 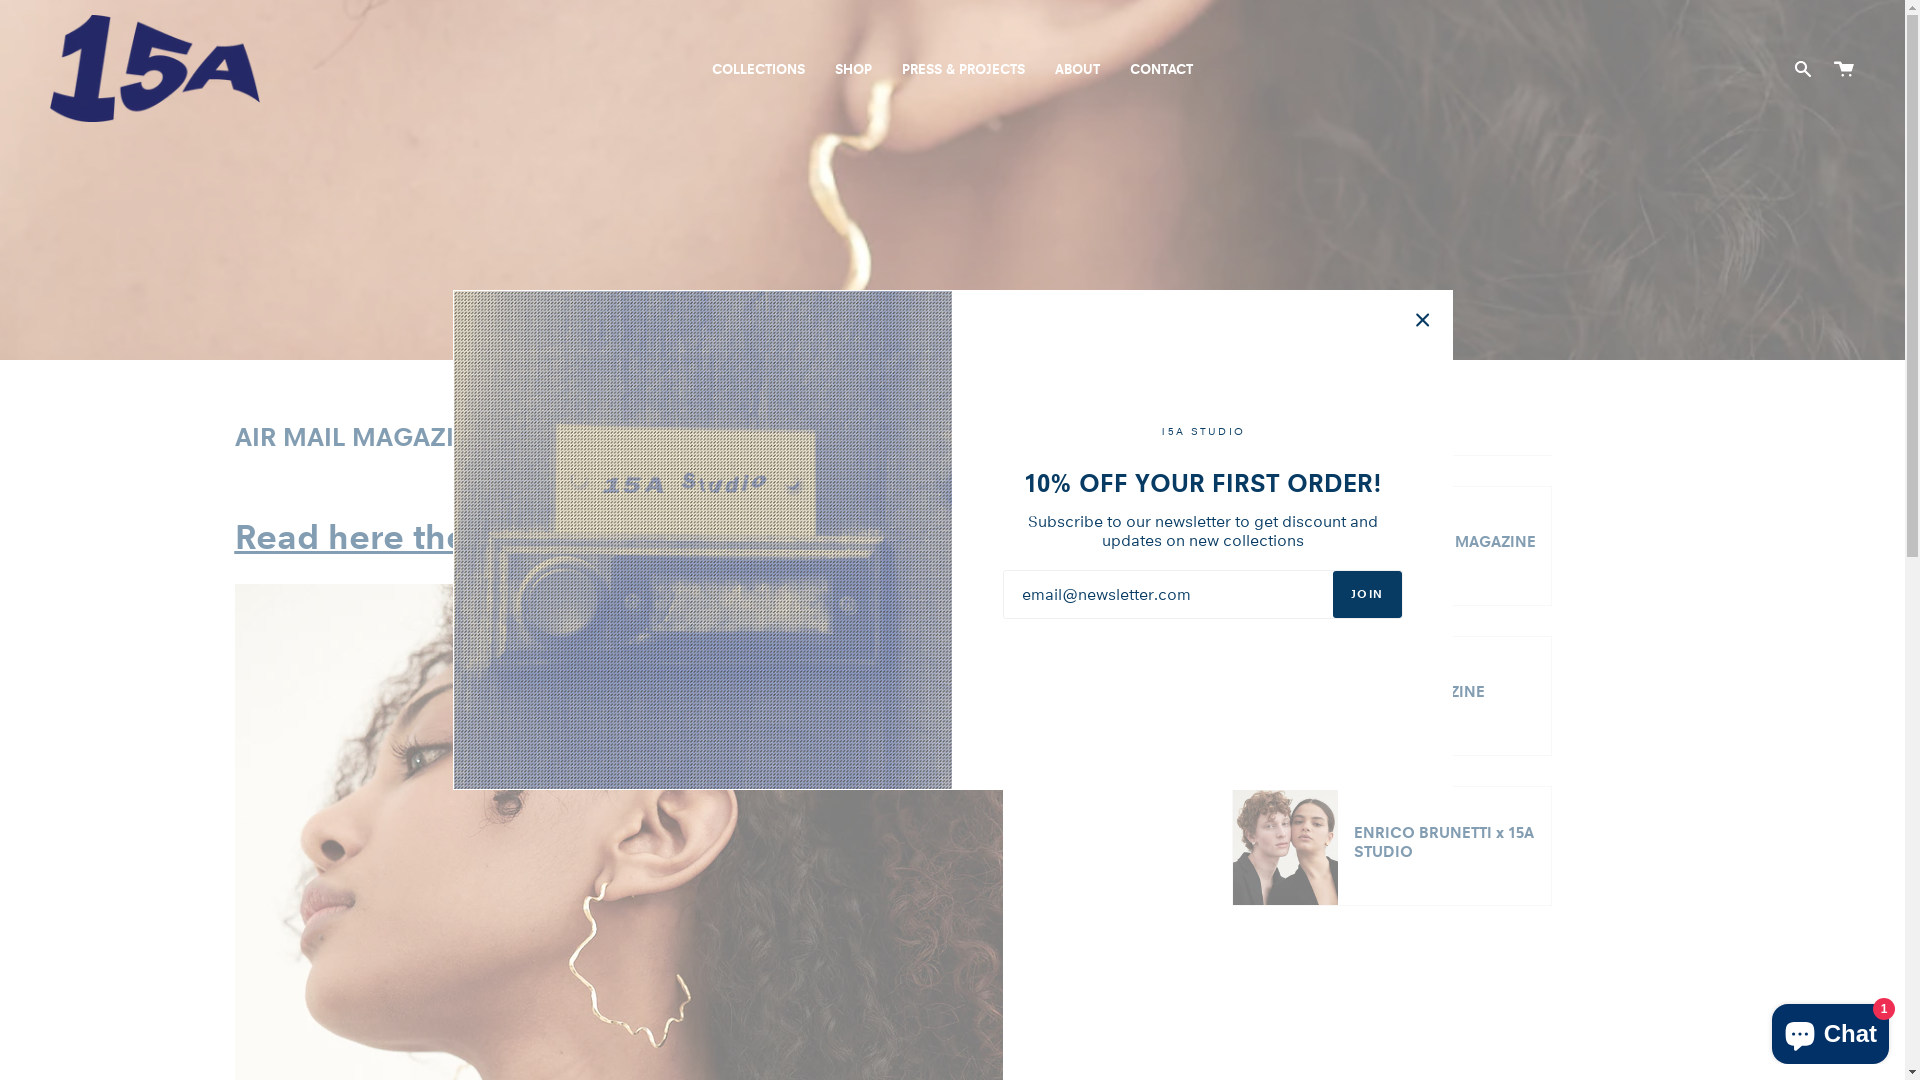 What do you see at coordinates (1161, 67) in the screenshot?
I see `'CONTACT'` at bounding box center [1161, 67].